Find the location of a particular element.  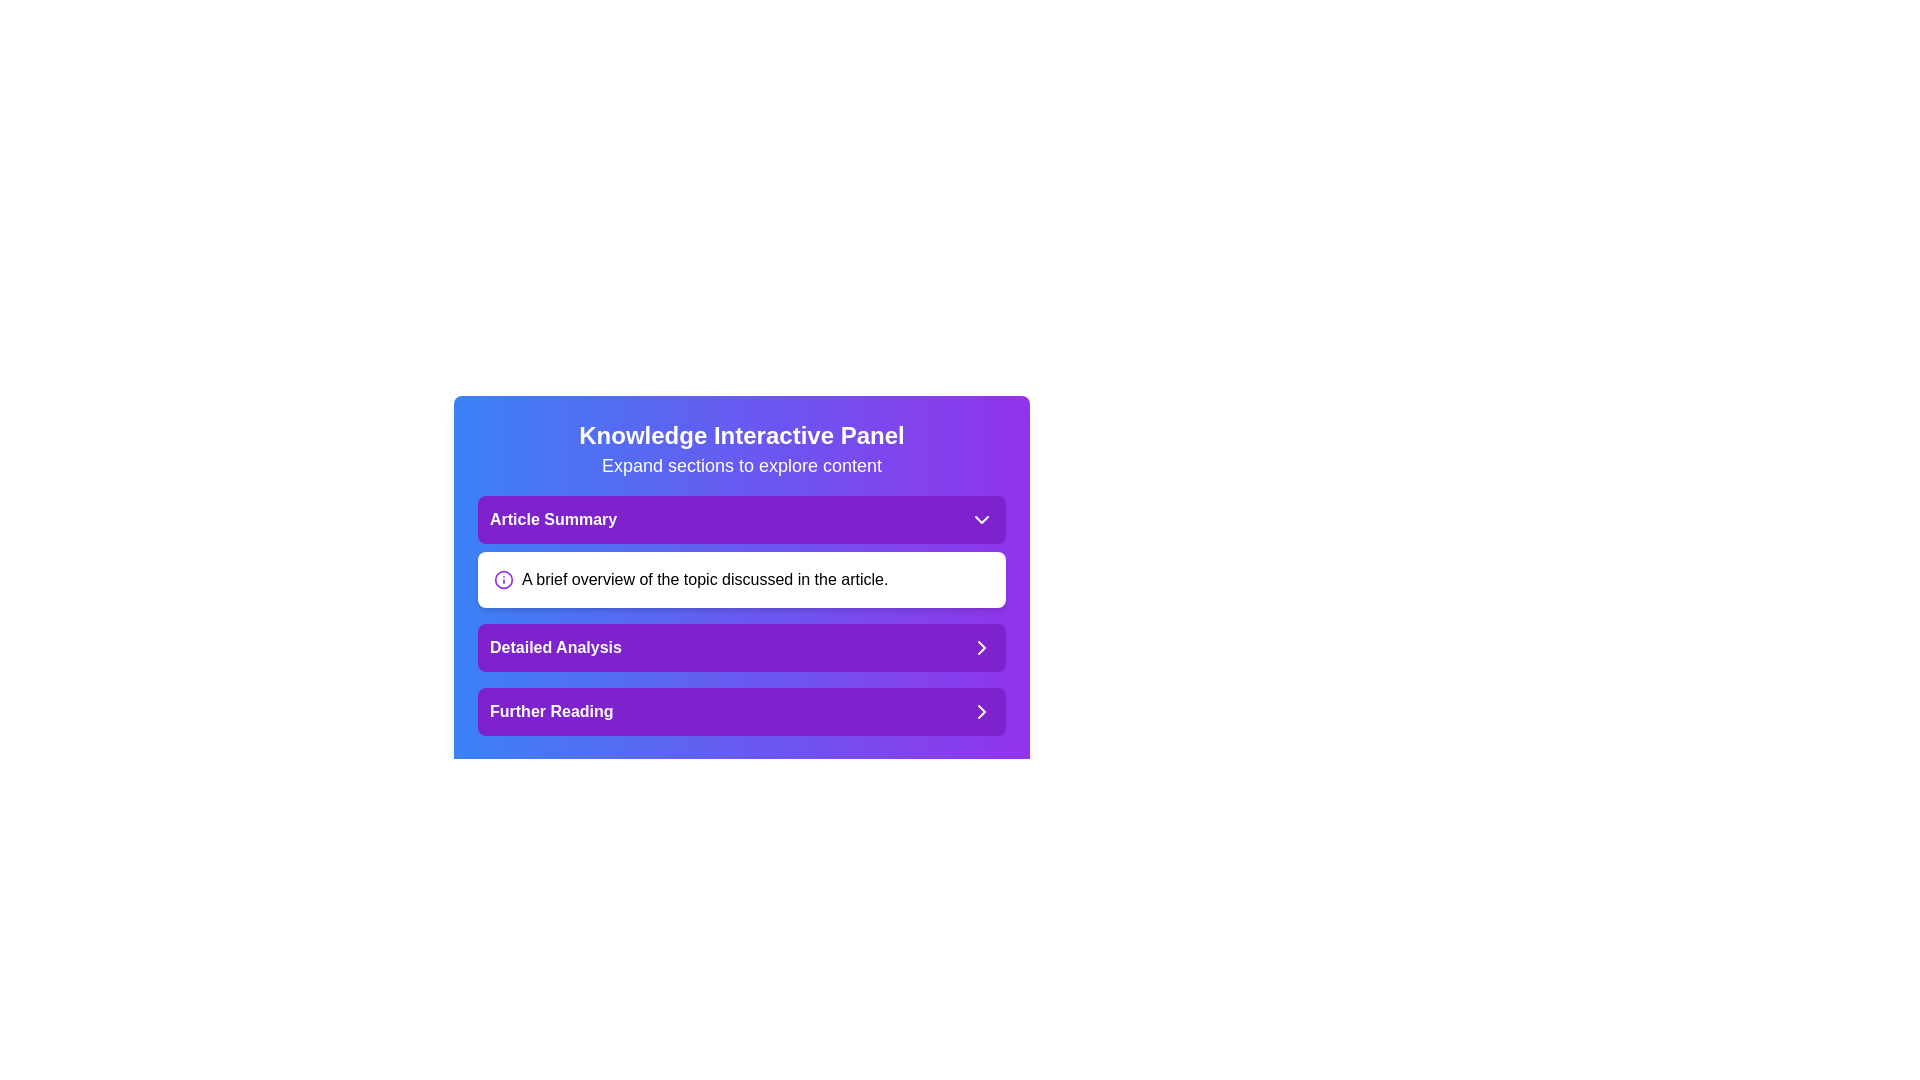

the first interactive button in the 'Knowledge Interactive Panel' to activate hover effects is located at coordinates (741, 519).